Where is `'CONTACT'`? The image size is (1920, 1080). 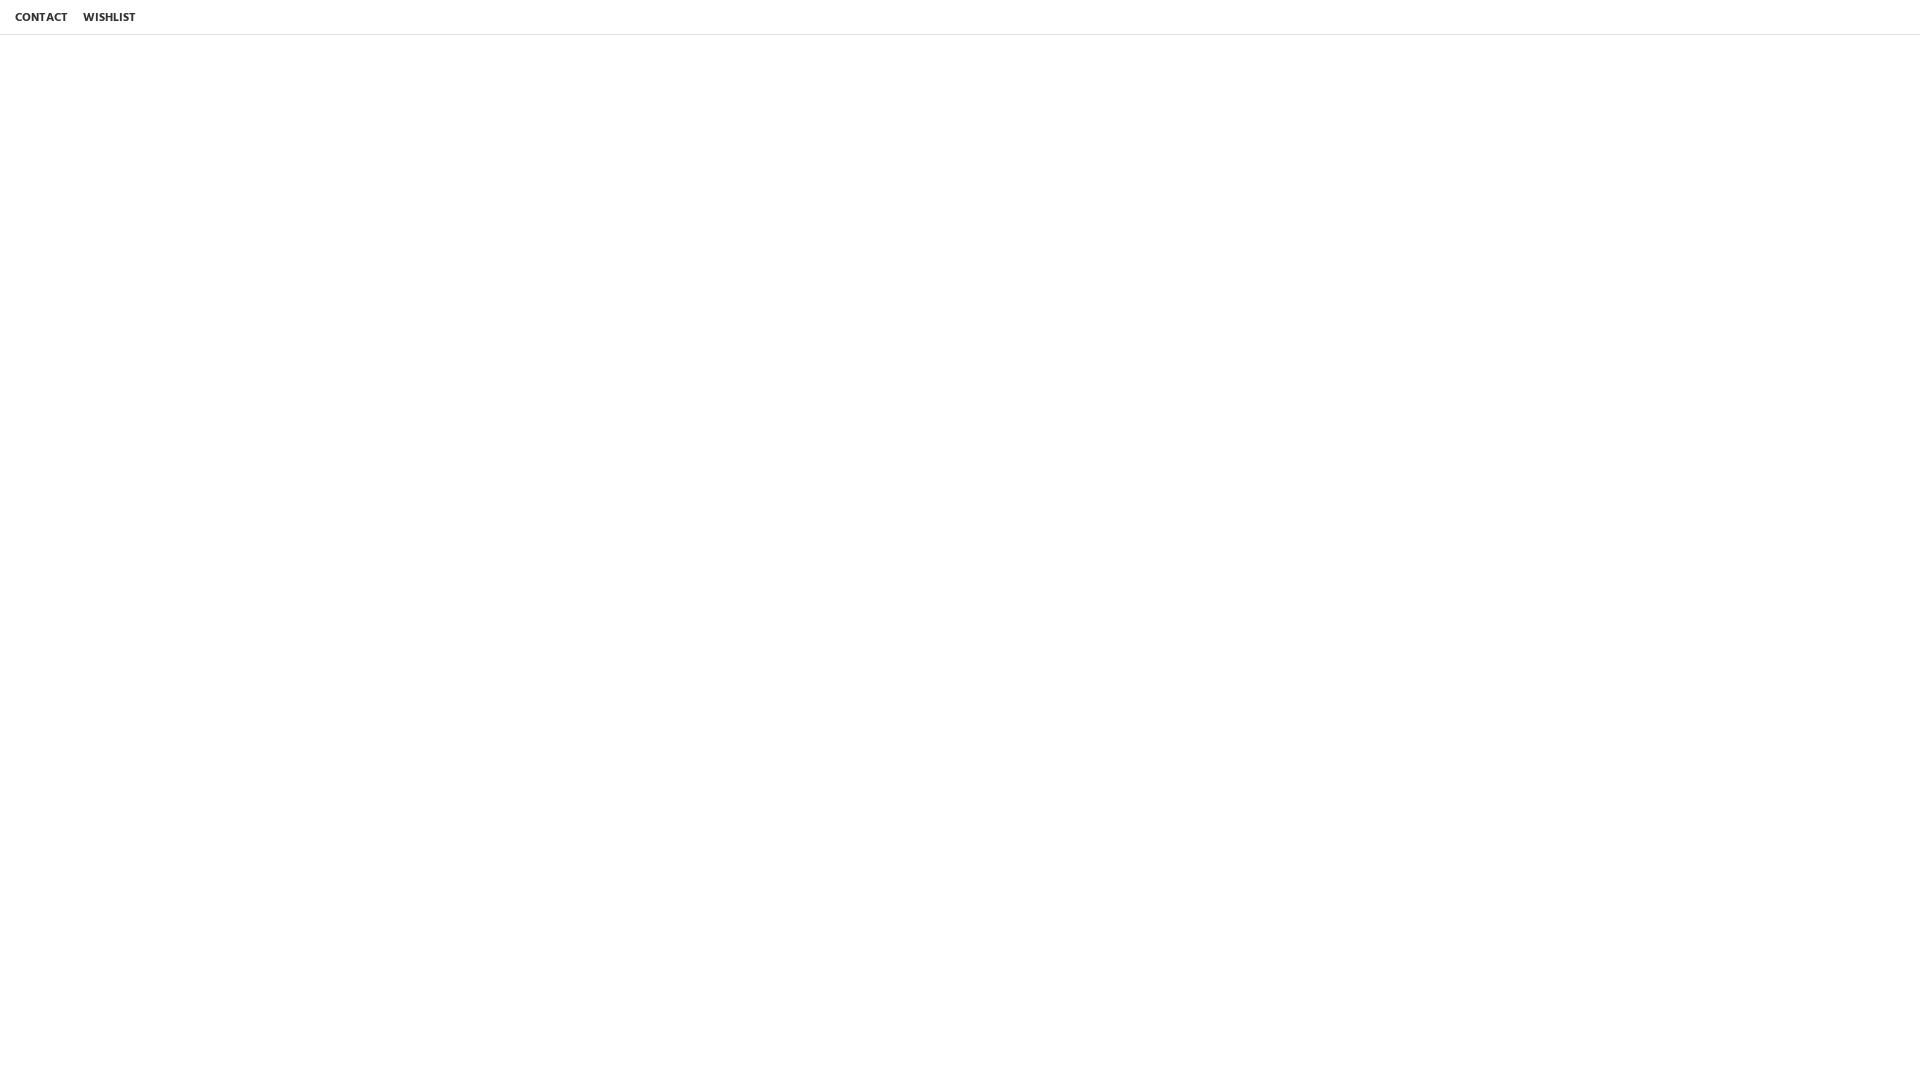 'CONTACT' is located at coordinates (9, 17).